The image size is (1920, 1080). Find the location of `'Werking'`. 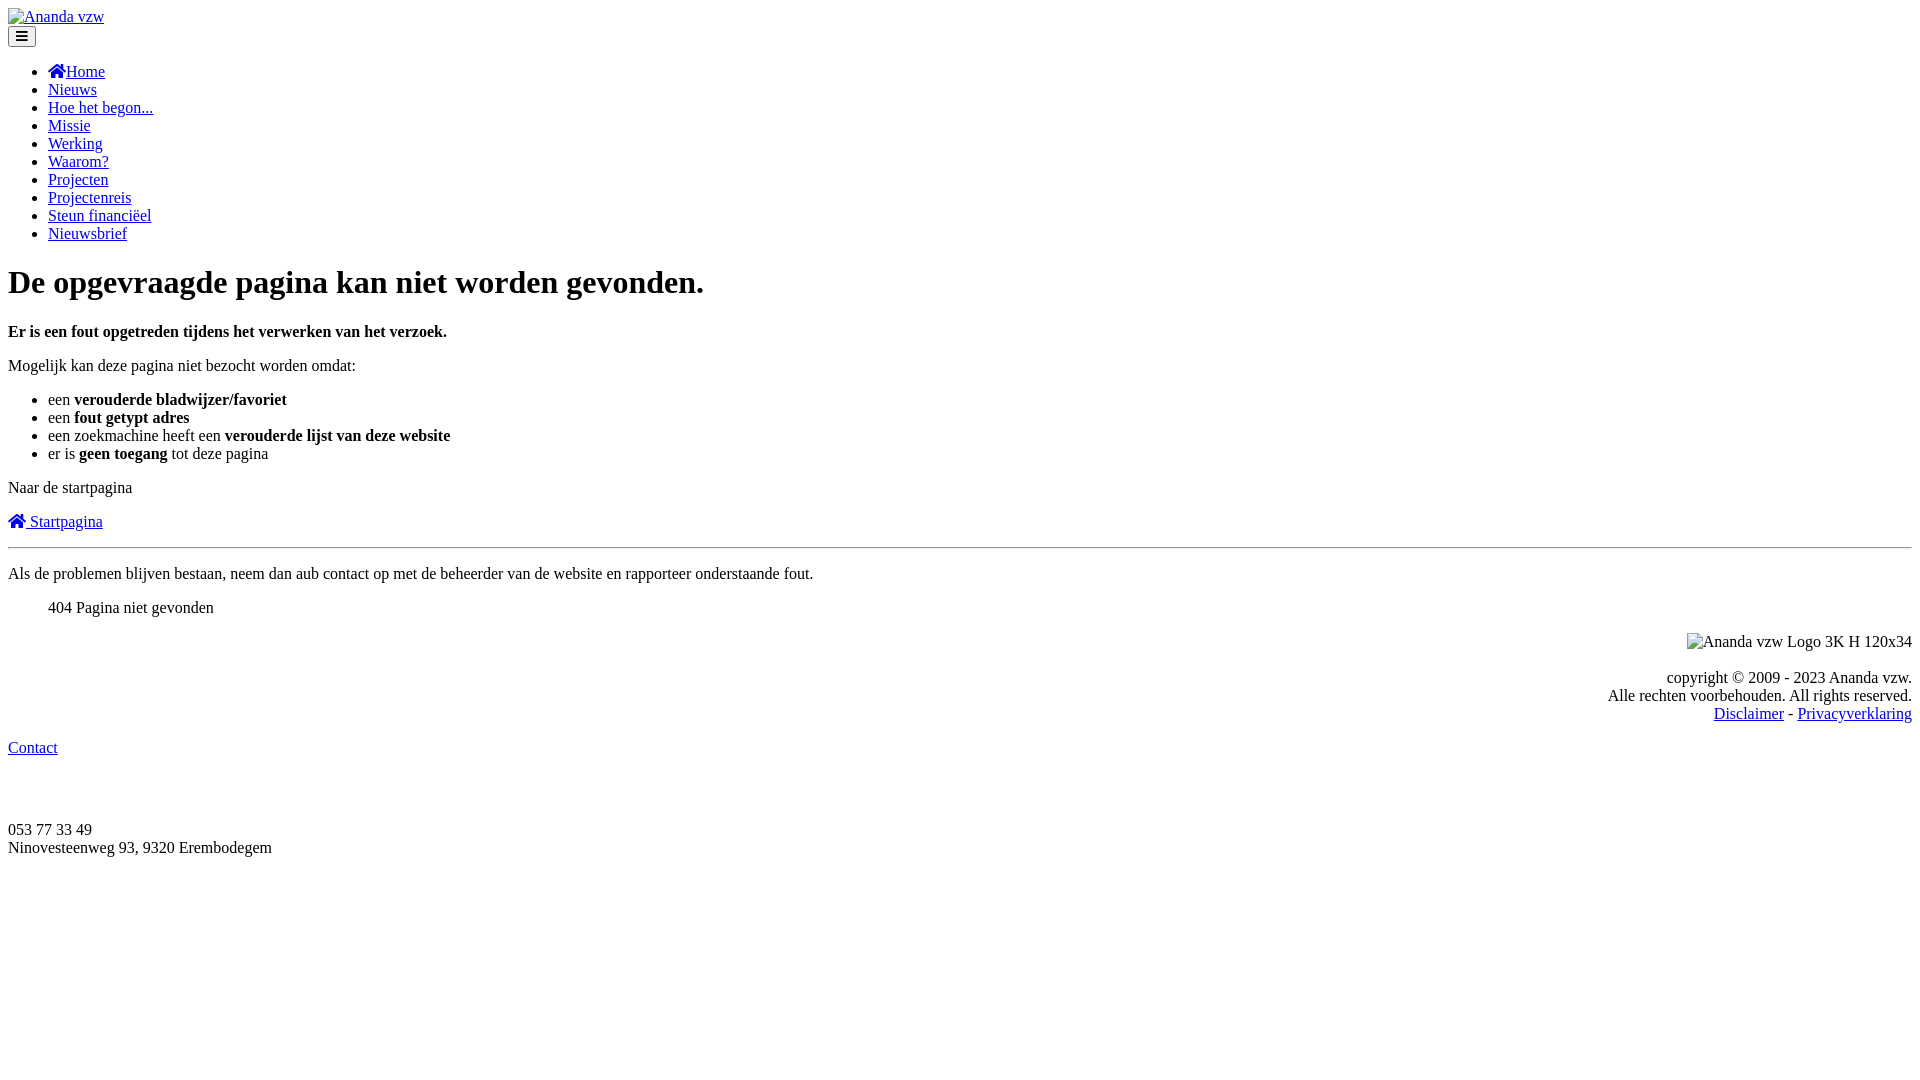

'Werking' is located at coordinates (75, 142).